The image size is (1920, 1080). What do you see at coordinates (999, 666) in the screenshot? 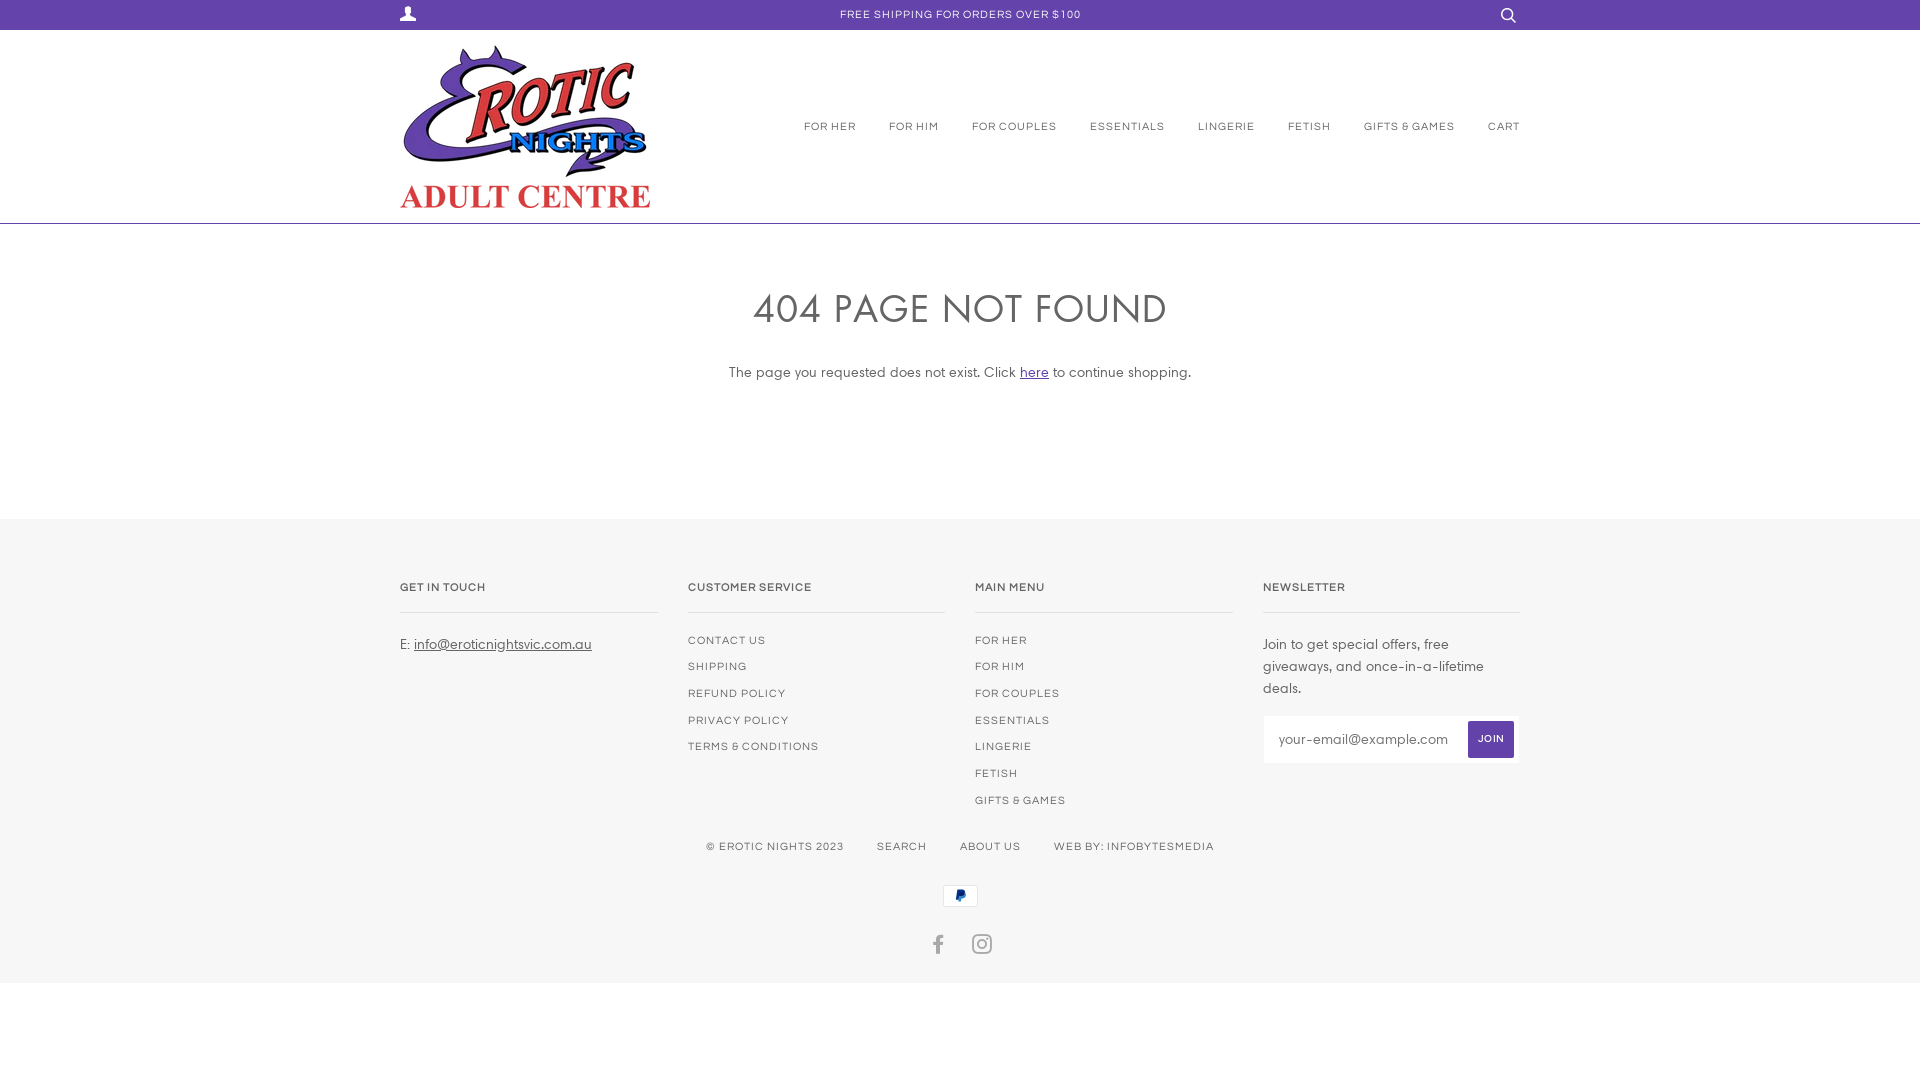
I see `'FOR HIM'` at bounding box center [999, 666].